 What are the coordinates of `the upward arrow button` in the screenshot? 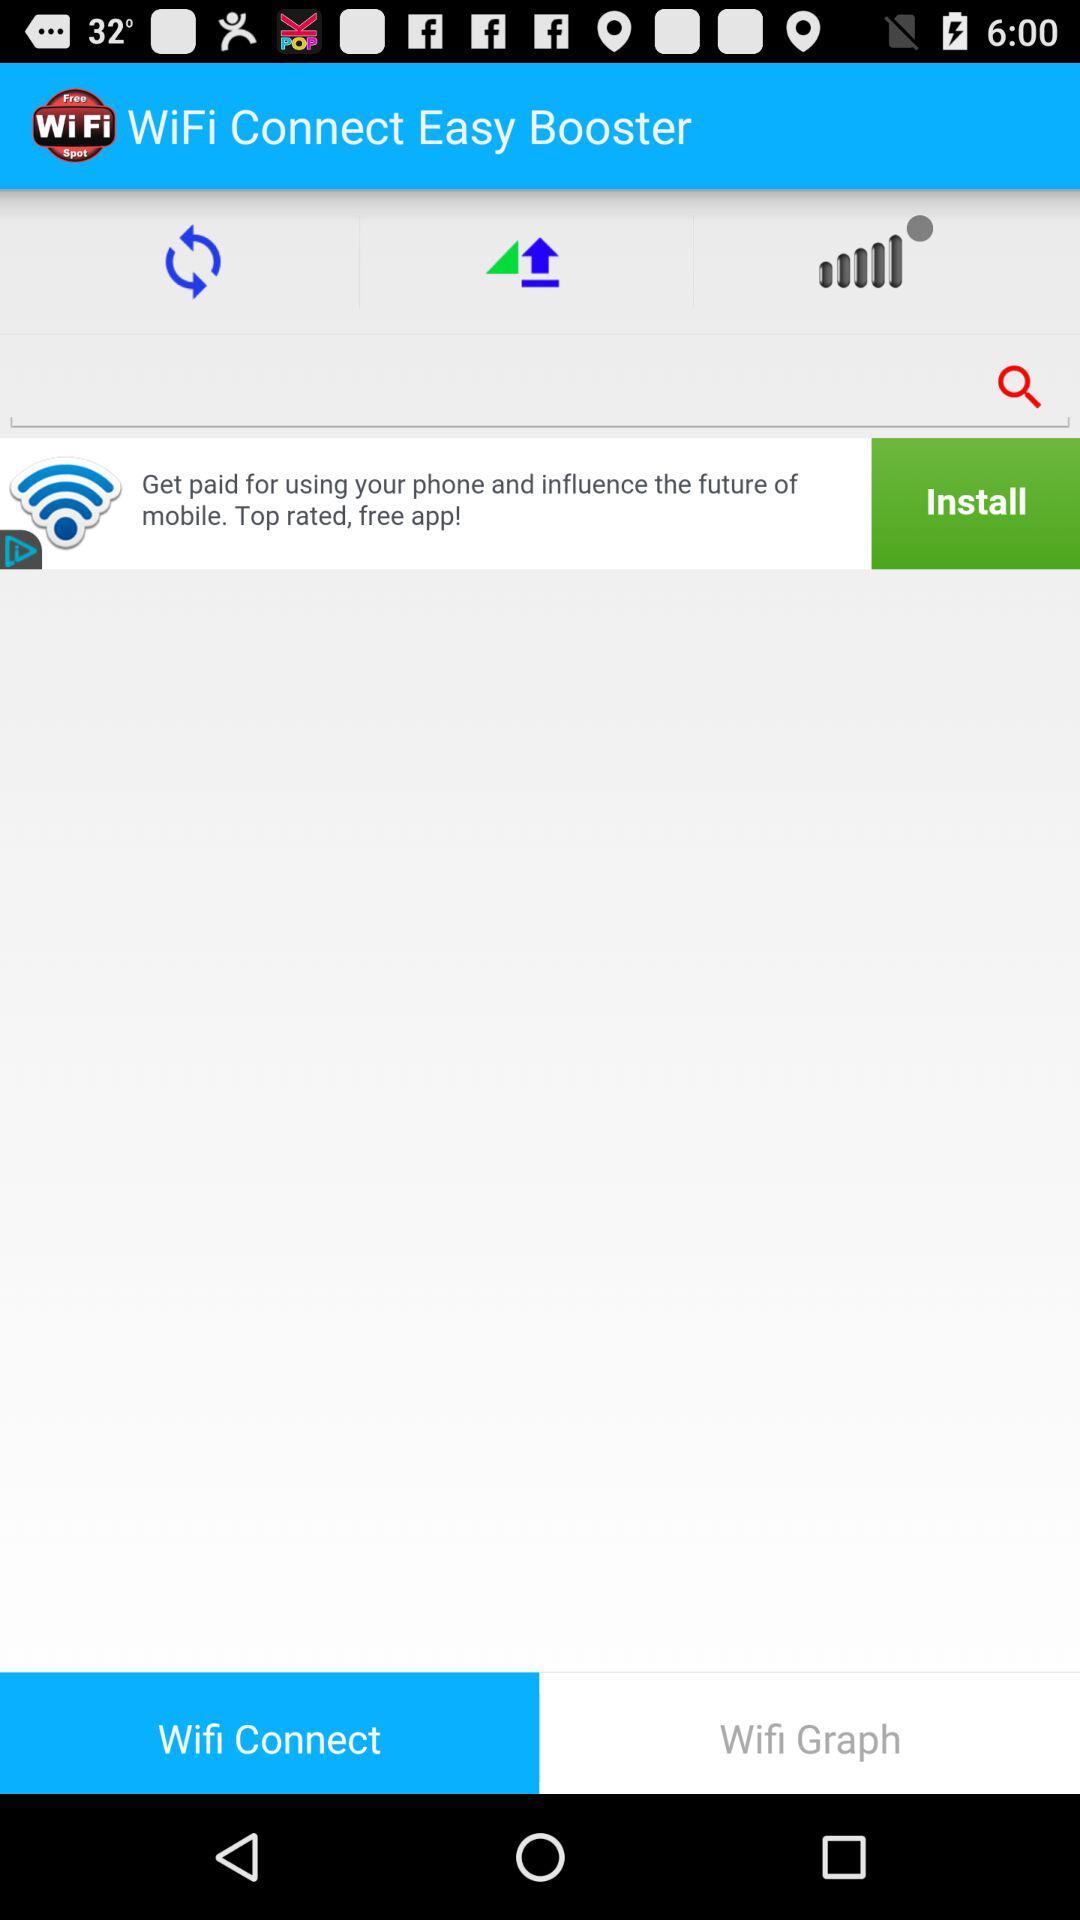 It's located at (524, 260).